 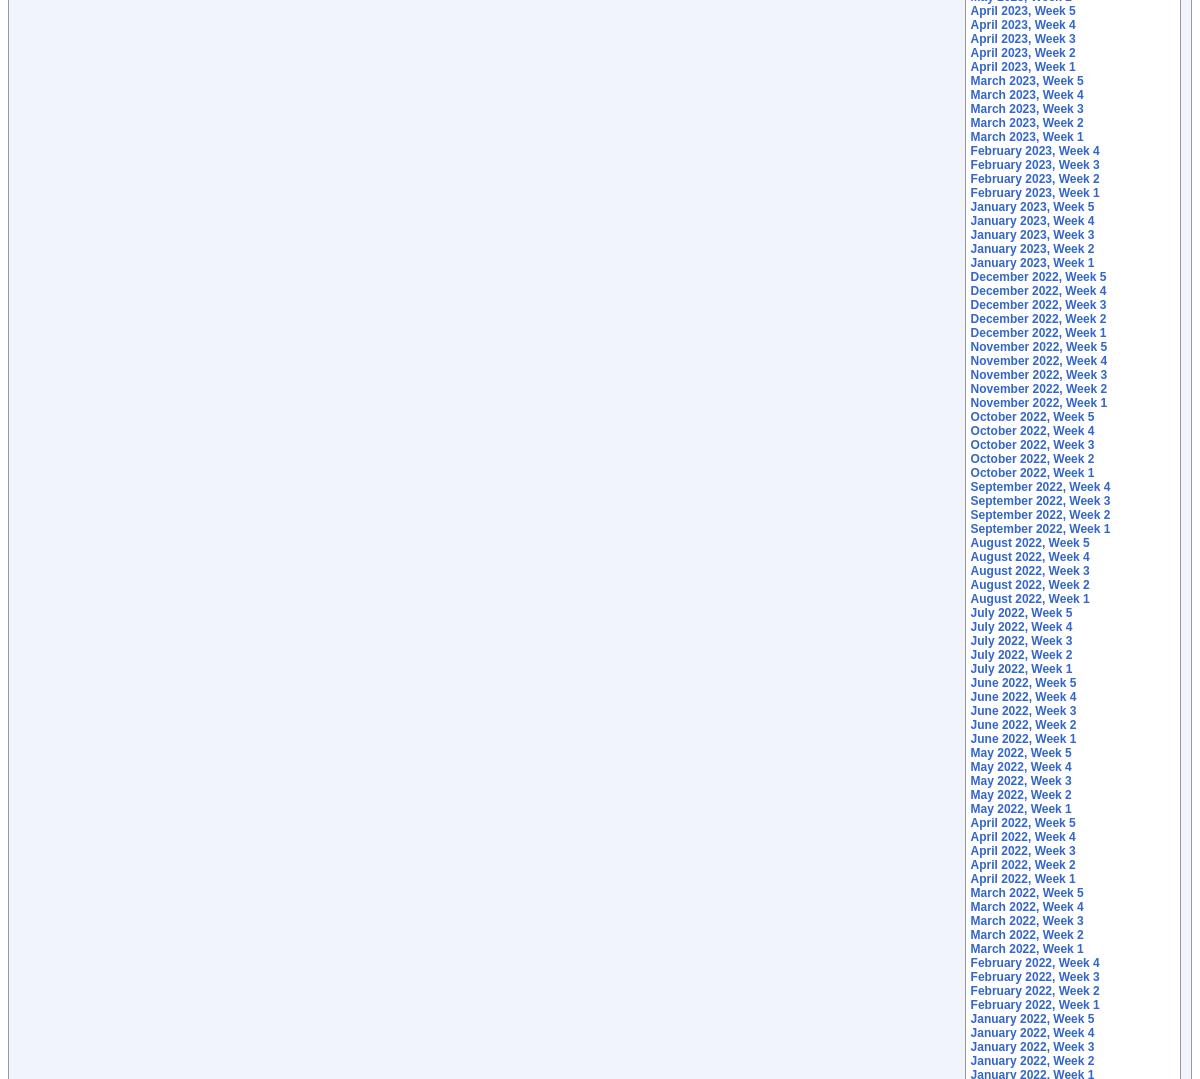 I want to click on 'August 2022, Week 4', so click(x=1029, y=555).